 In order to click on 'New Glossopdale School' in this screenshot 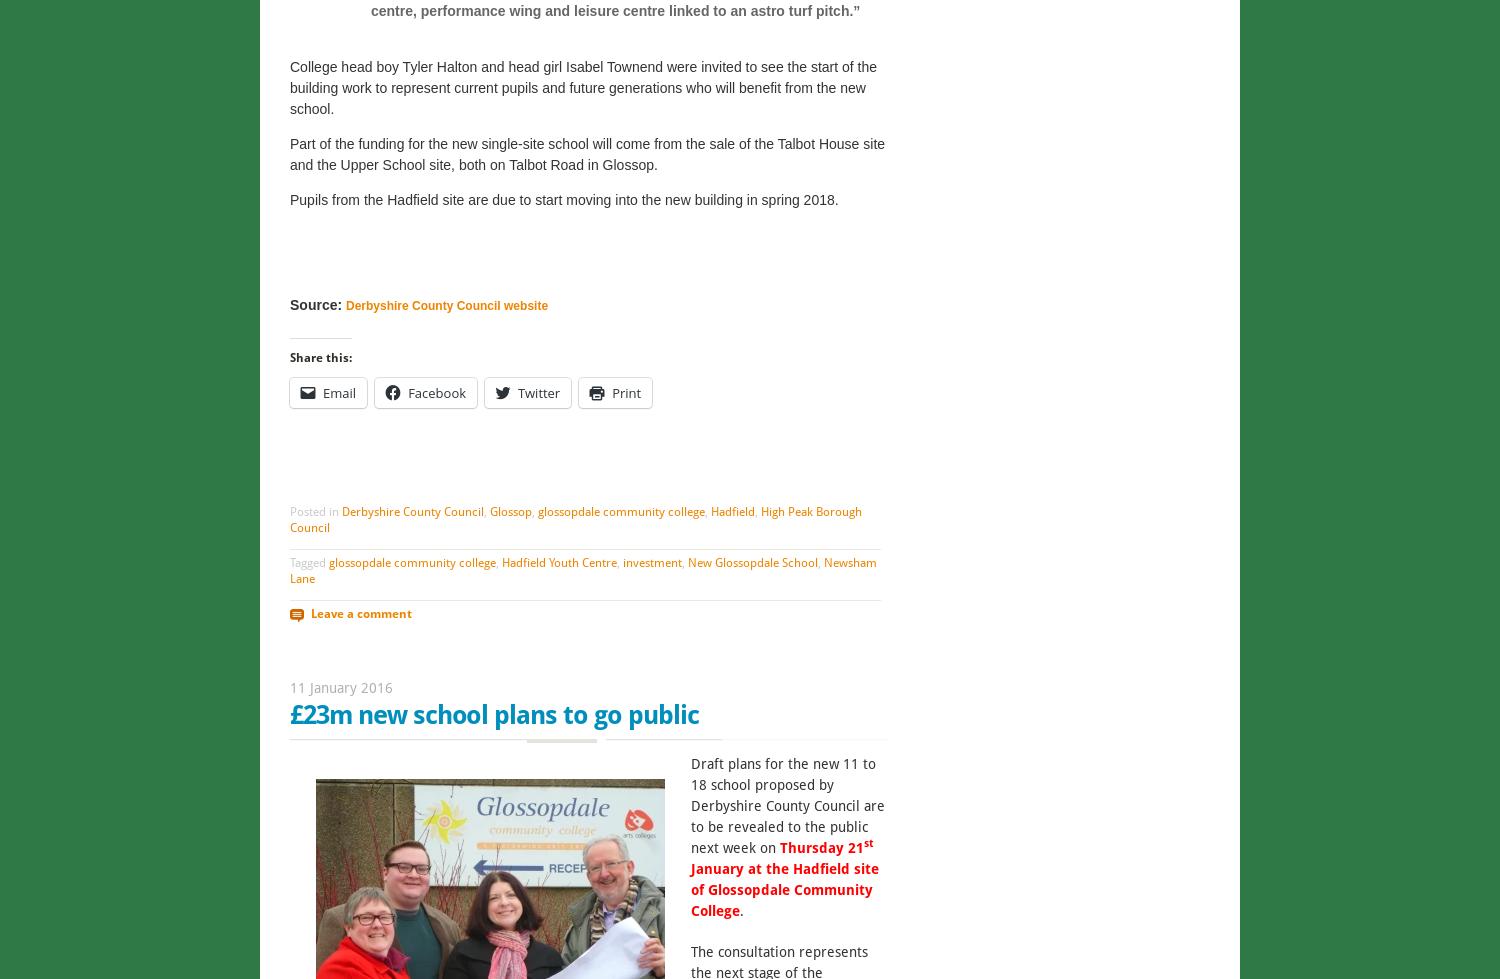, I will do `click(753, 561)`.